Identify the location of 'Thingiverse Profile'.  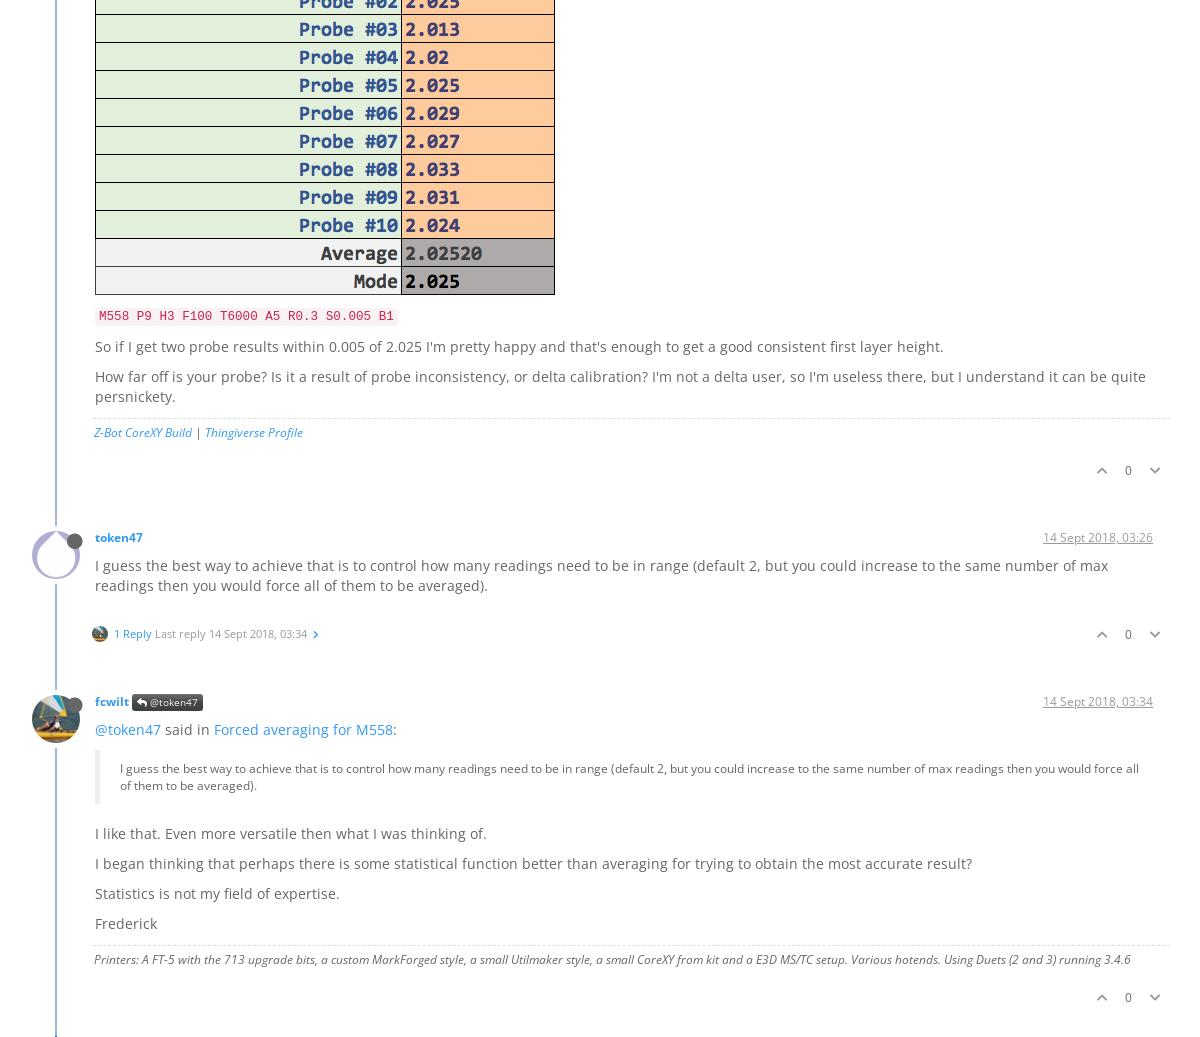
(253, 430).